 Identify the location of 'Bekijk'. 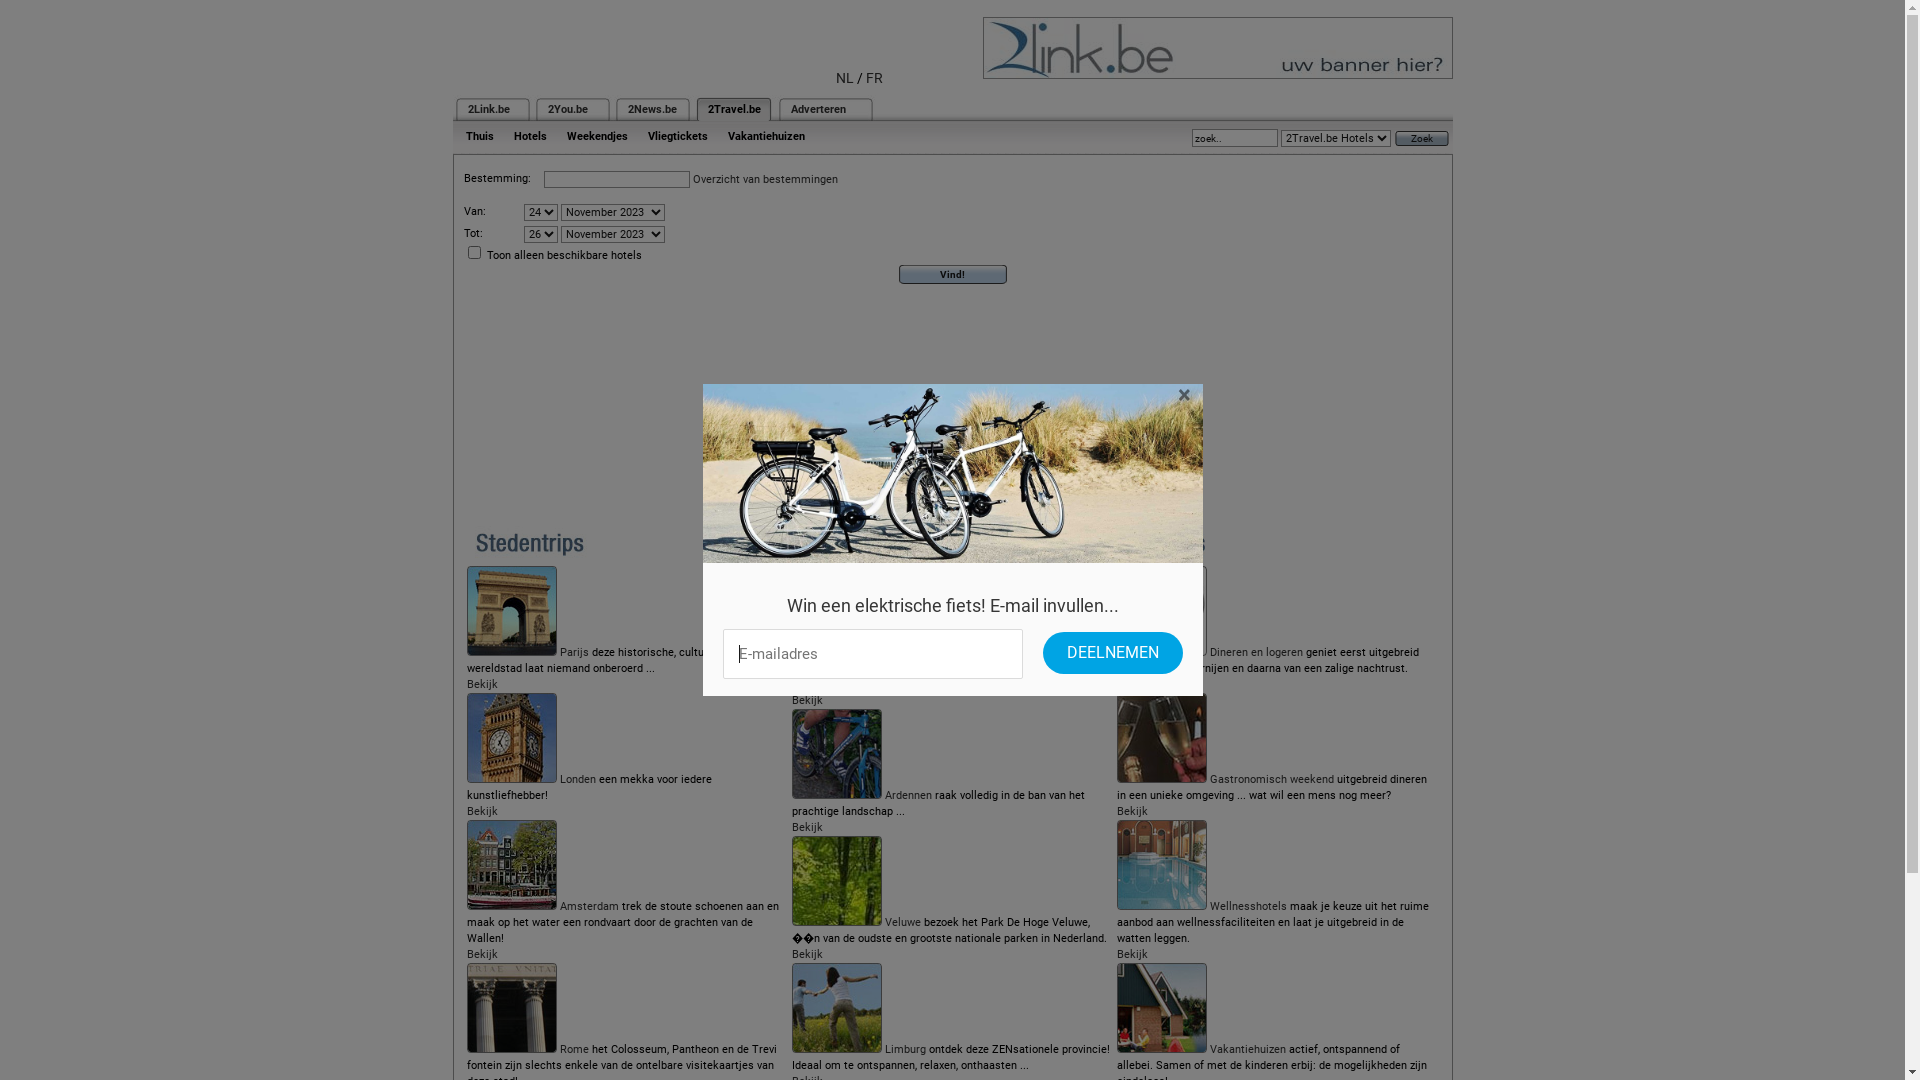
(807, 699).